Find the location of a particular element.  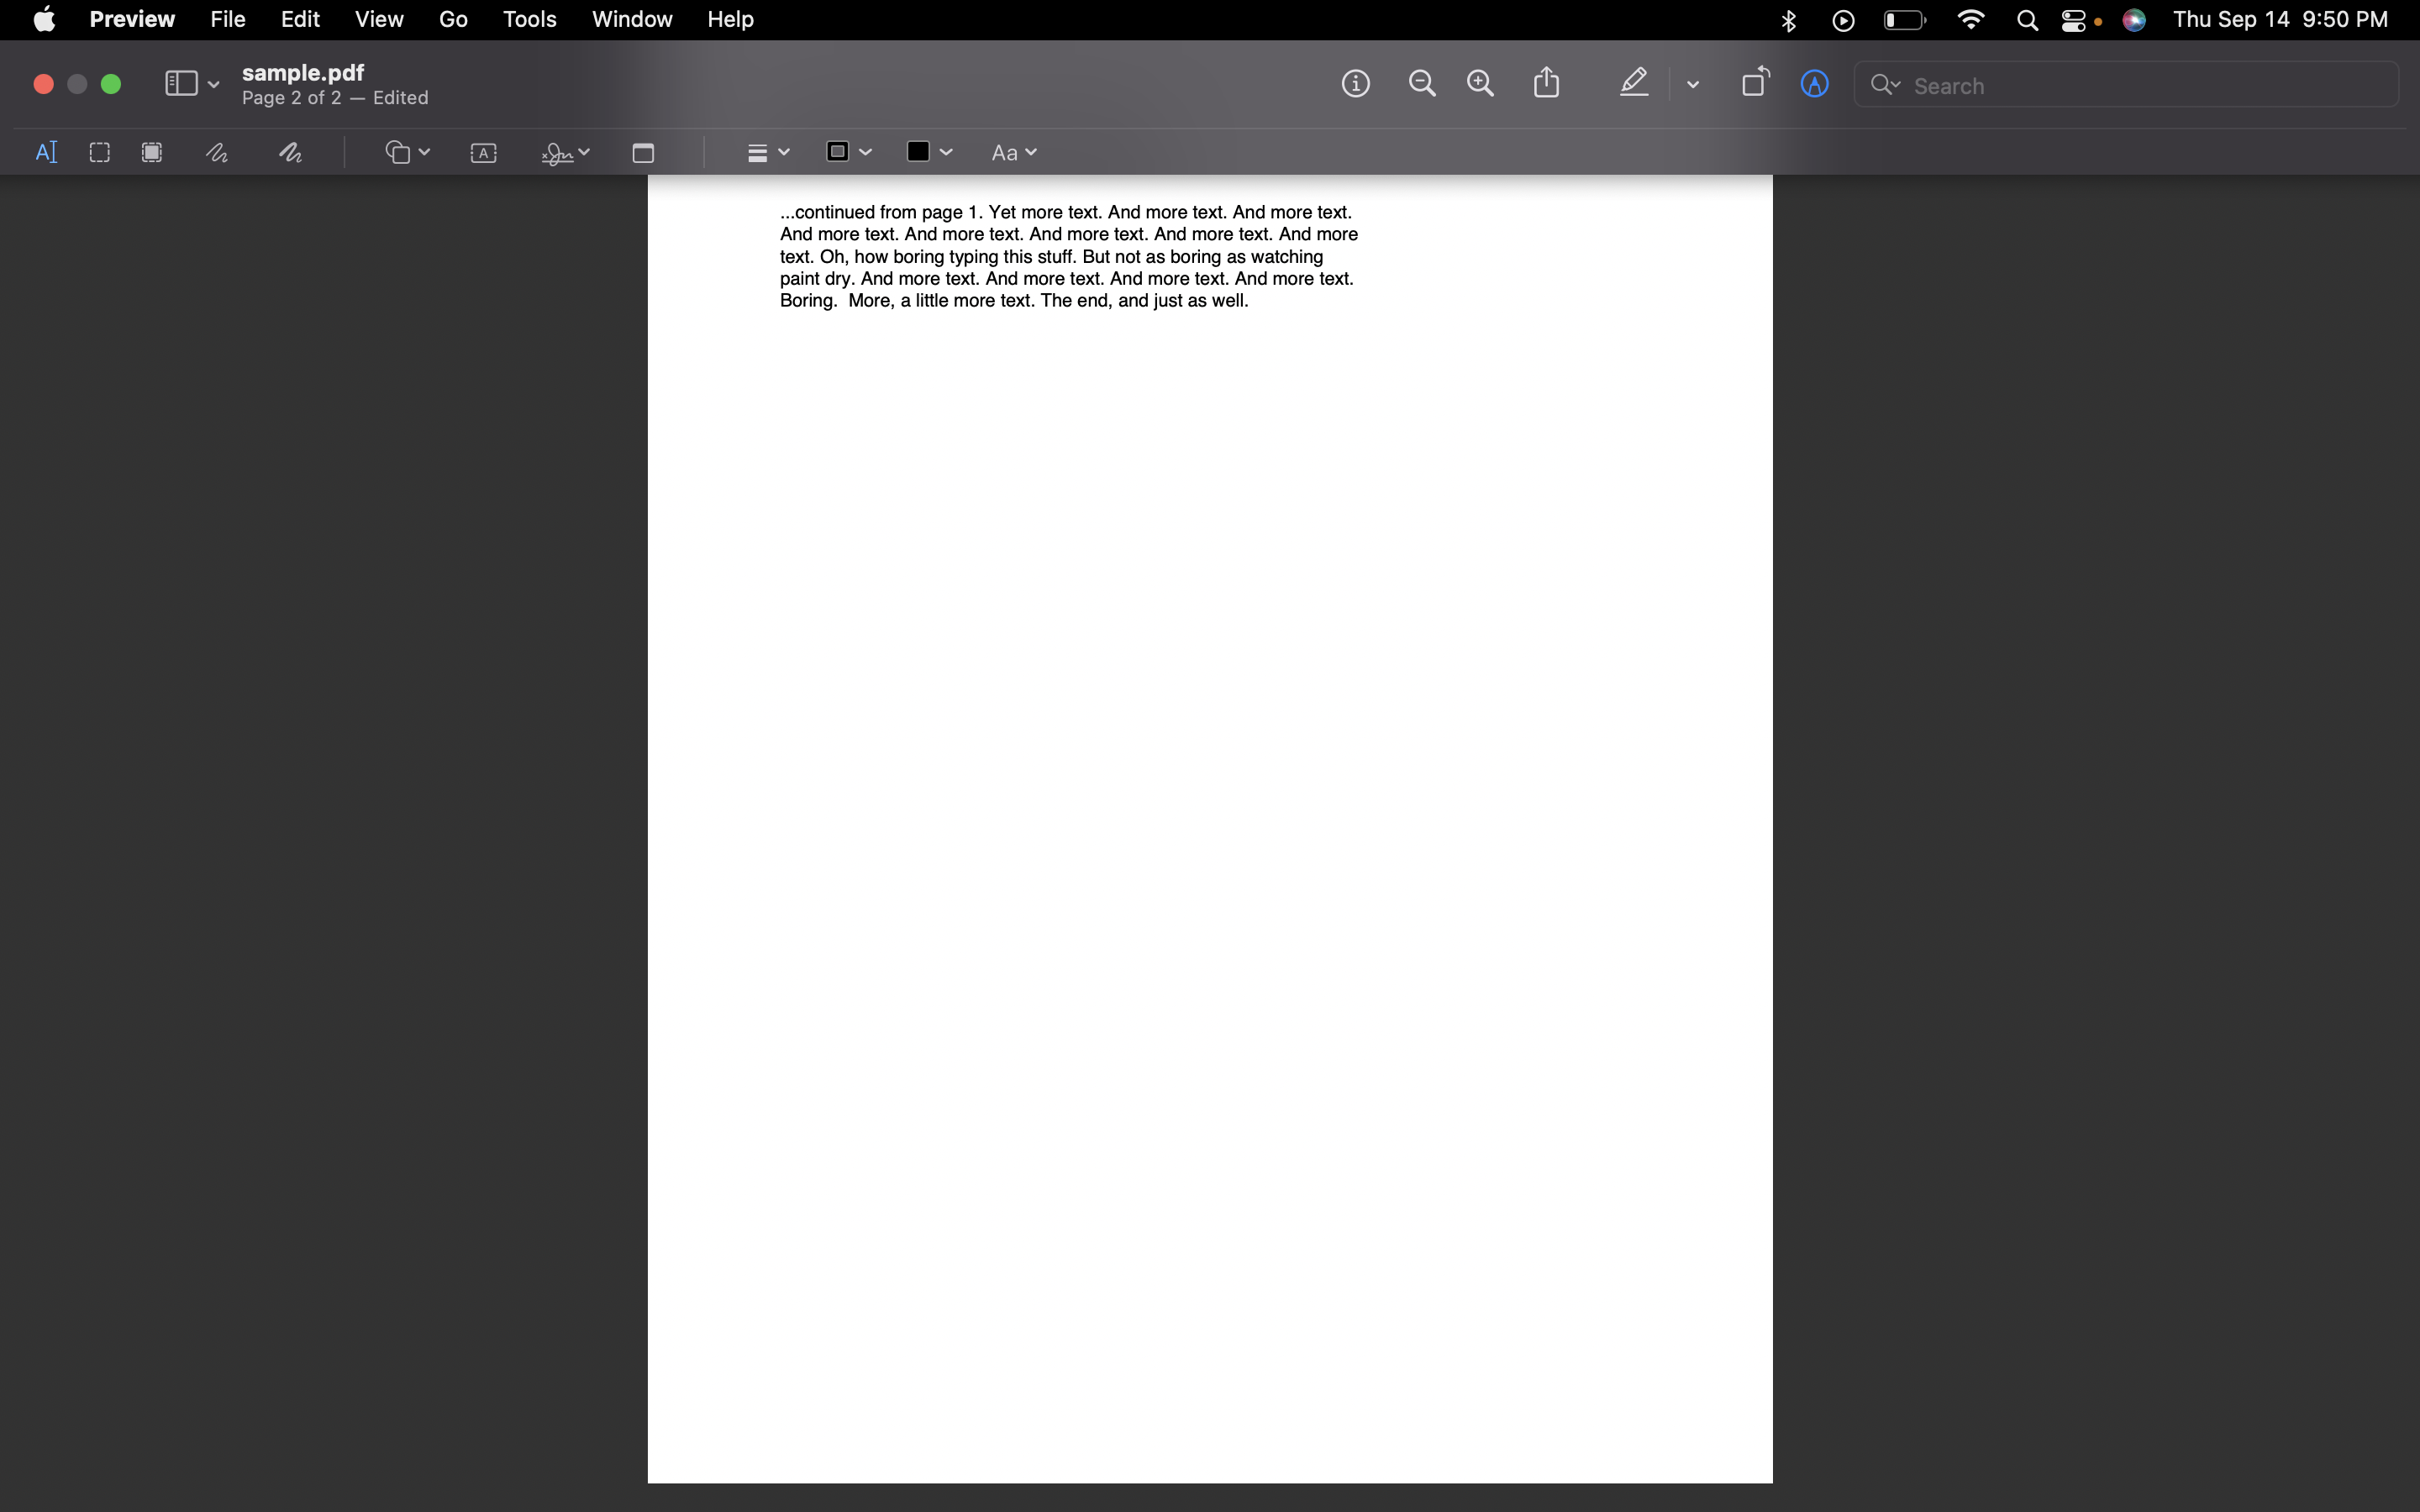

a pyautogui click for the "redact" function is located at coordinates (151, 153).